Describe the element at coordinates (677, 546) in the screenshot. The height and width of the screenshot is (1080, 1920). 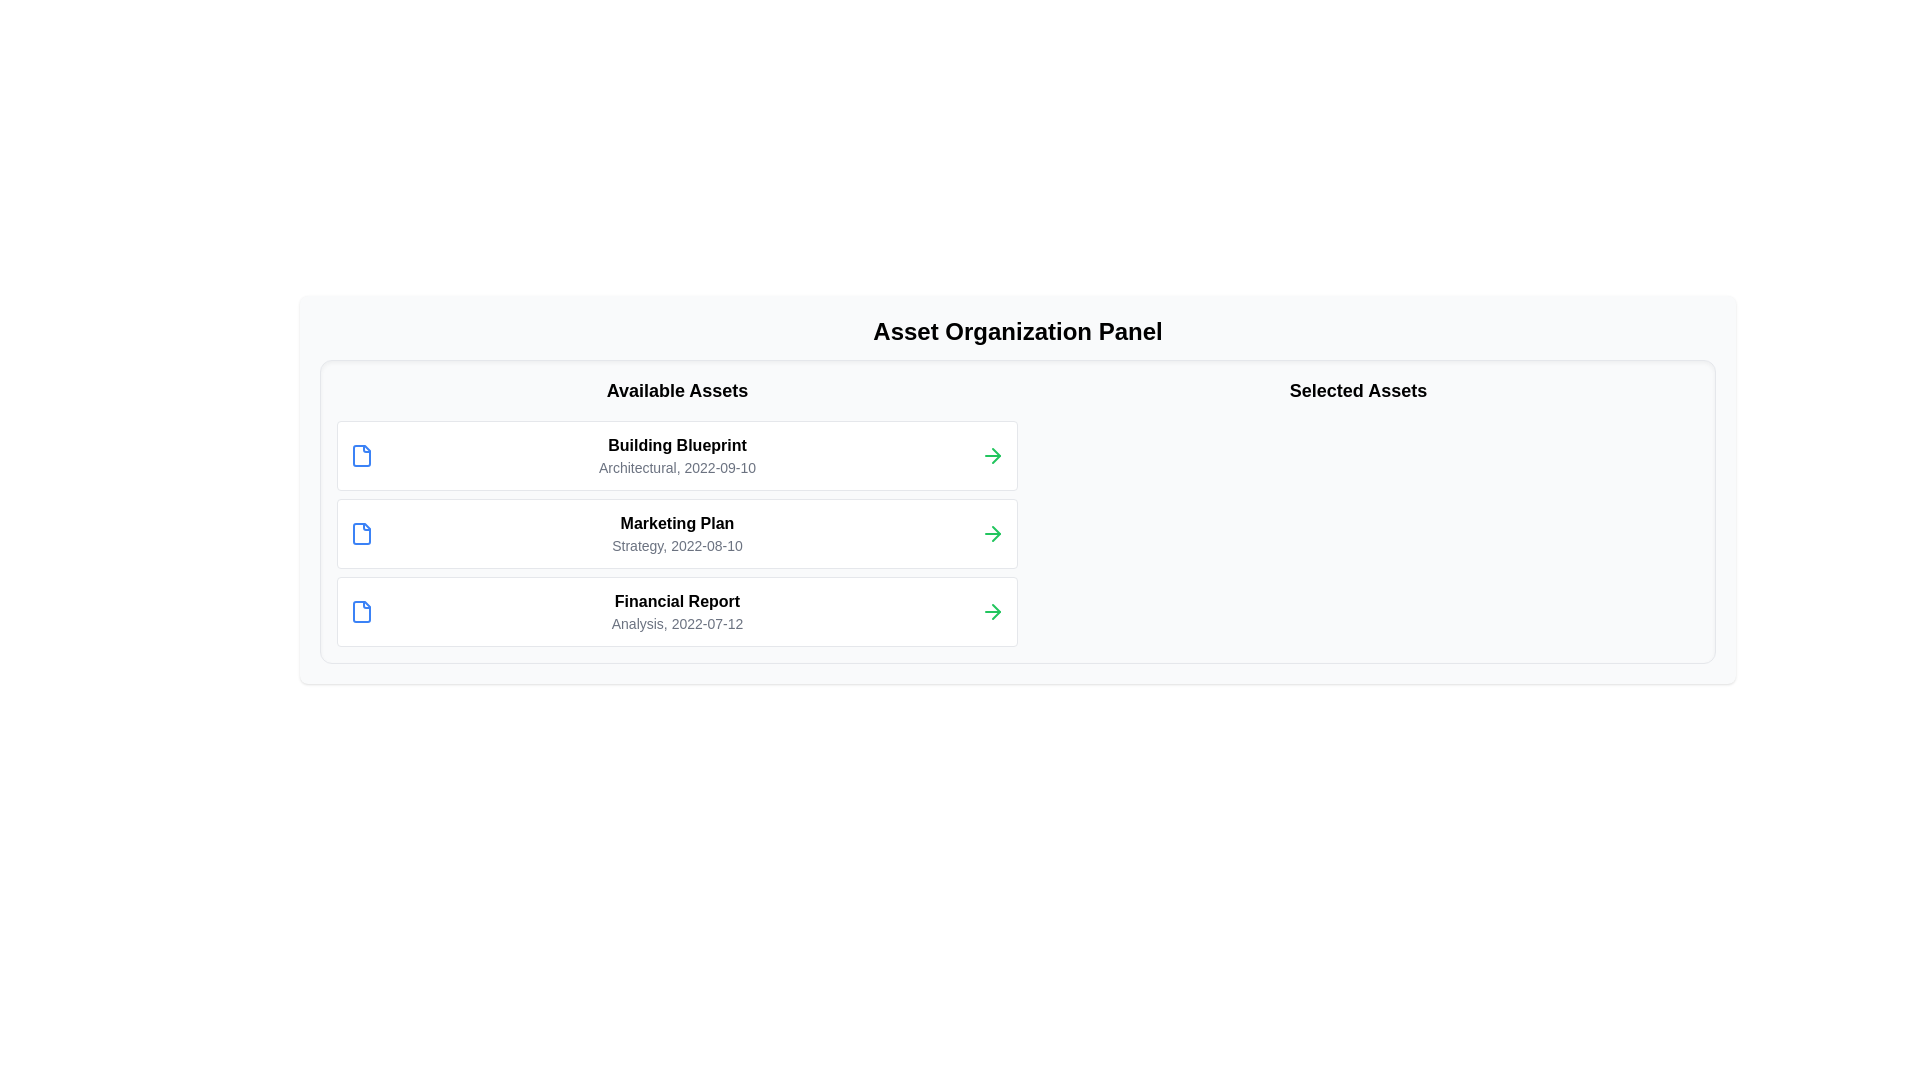
I see `the text label indicating the type ('Strategy') and date ('2022-08-10') under the 'Marketing Plan' section in the 'Available Assets' column` at that location.